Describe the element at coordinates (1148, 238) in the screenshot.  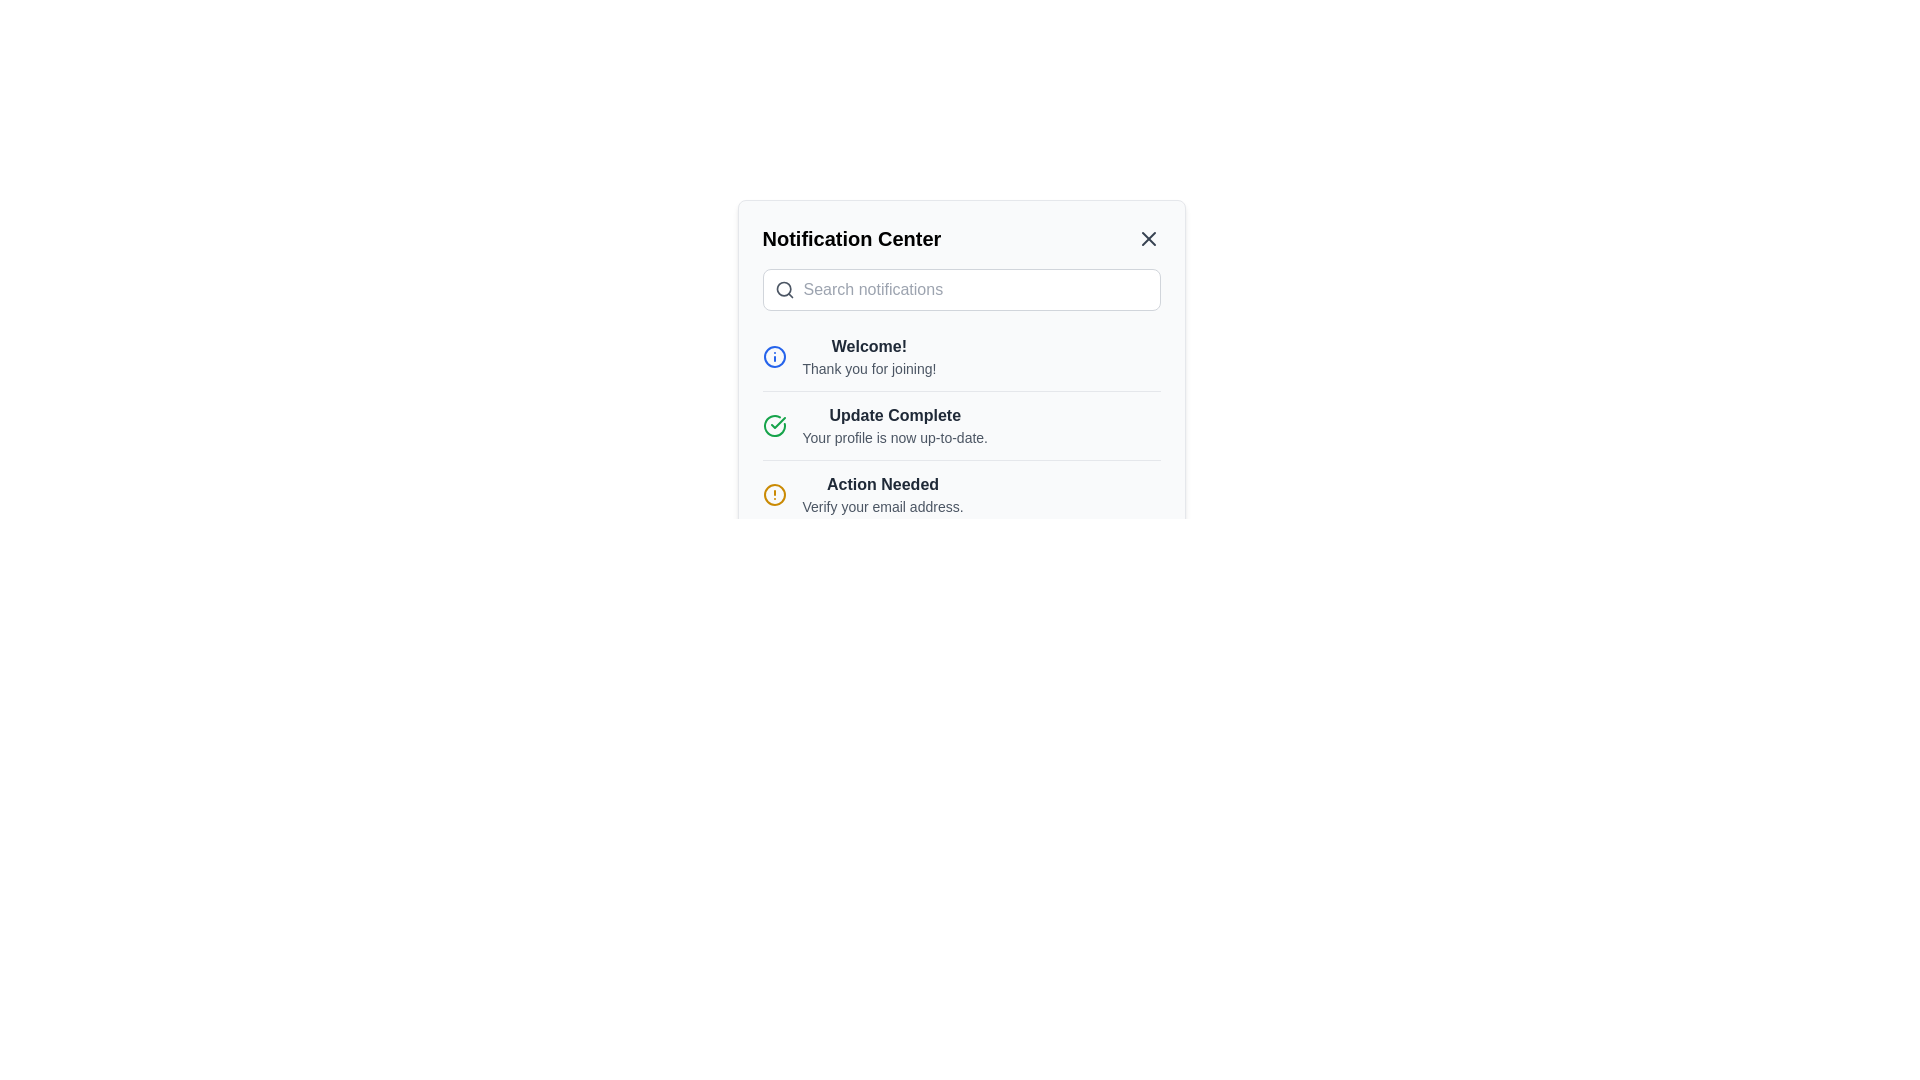
I see `the cross-shaped dark gray button` at that location.